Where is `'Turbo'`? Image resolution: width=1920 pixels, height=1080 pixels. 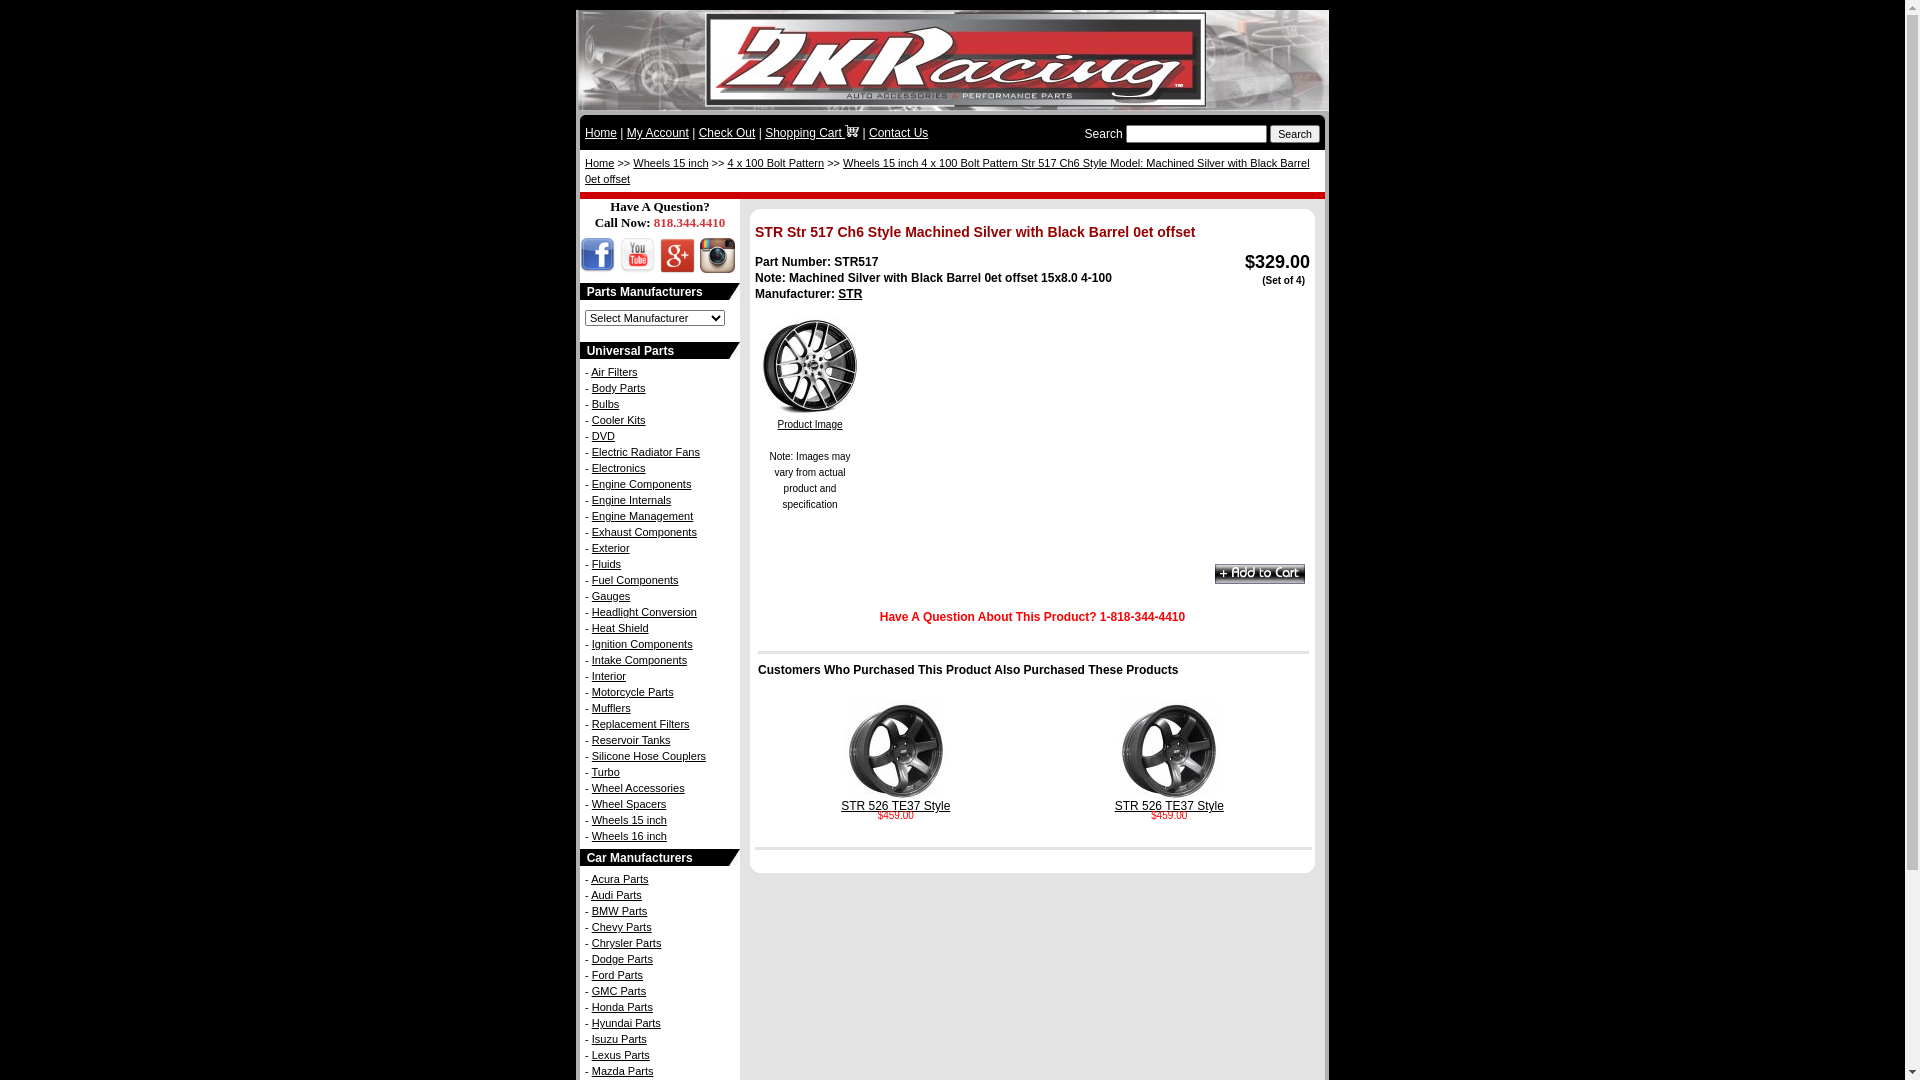 'Turbo' is located at coordinates (604, 770).